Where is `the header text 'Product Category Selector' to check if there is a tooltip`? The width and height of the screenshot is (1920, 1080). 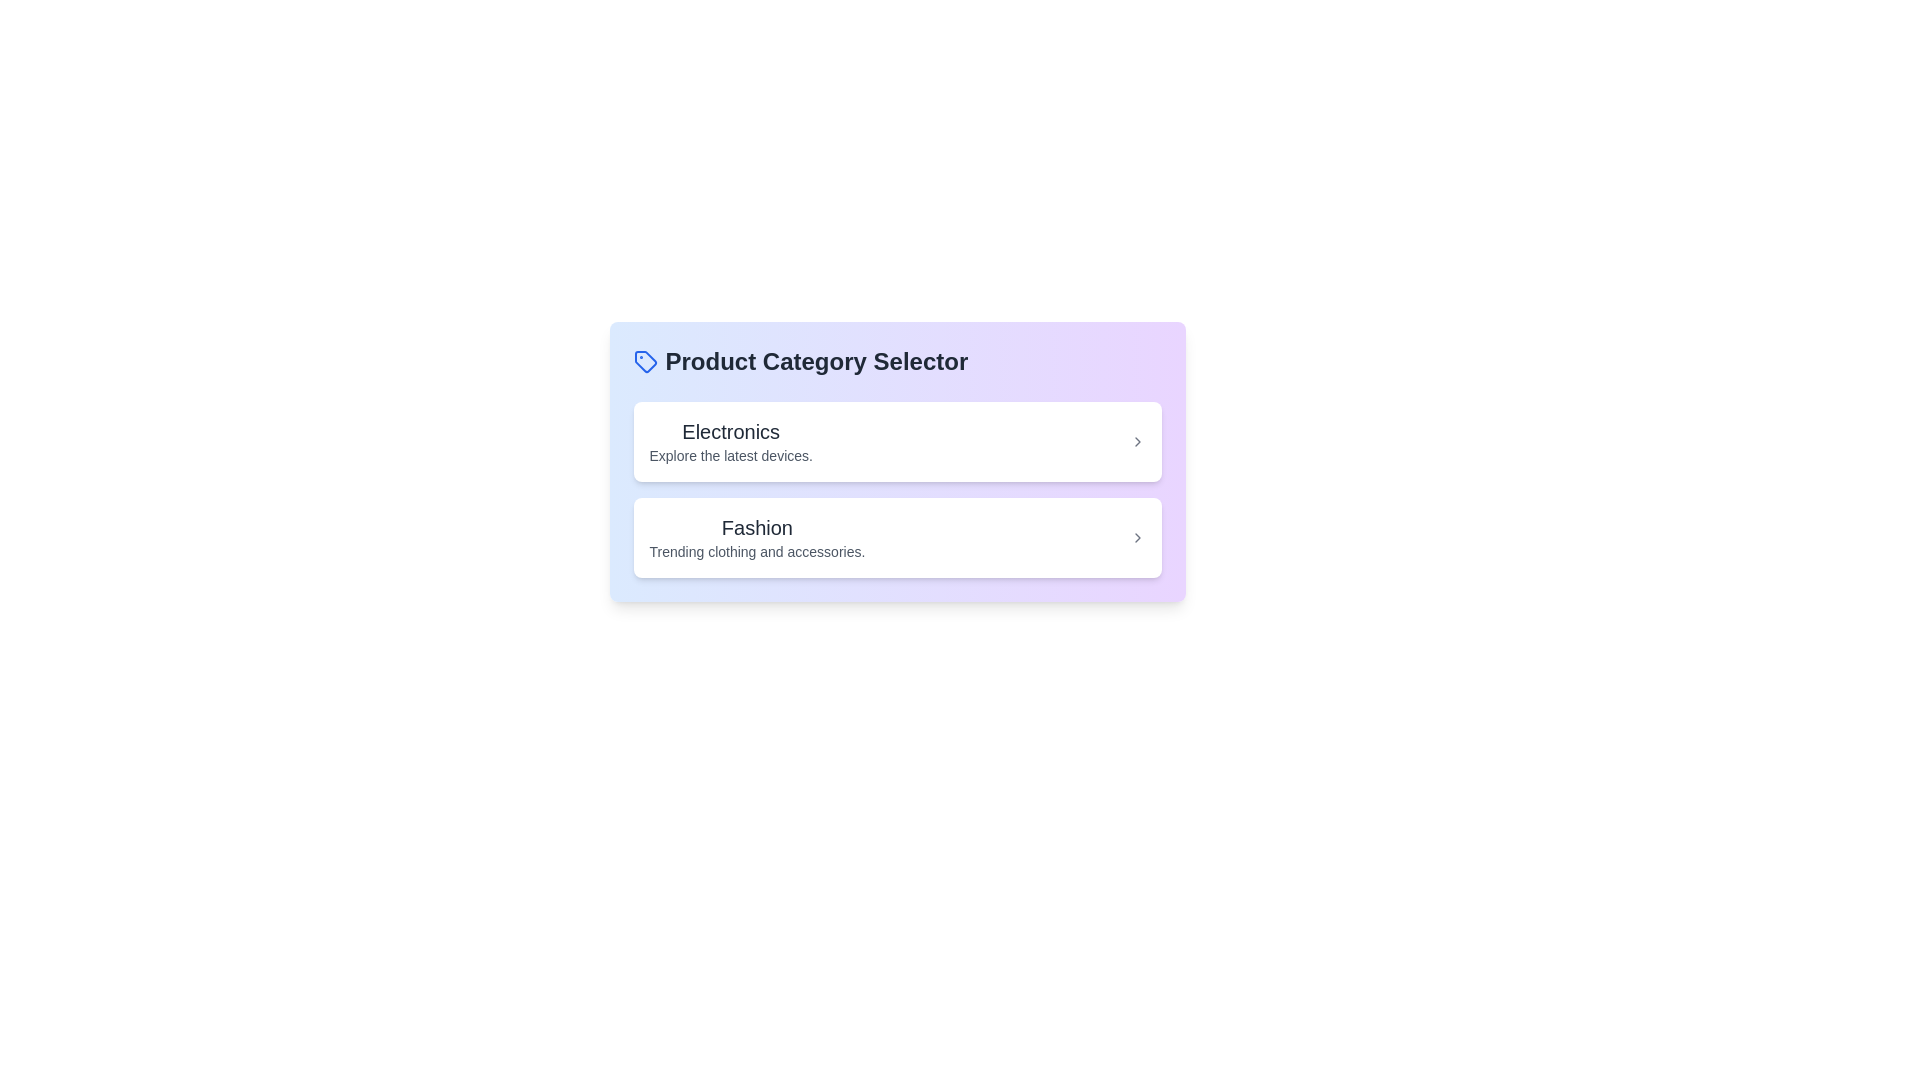
the header text 'Product Category Selector' to check if there is a tooltip is located at coordinates (816, 362).